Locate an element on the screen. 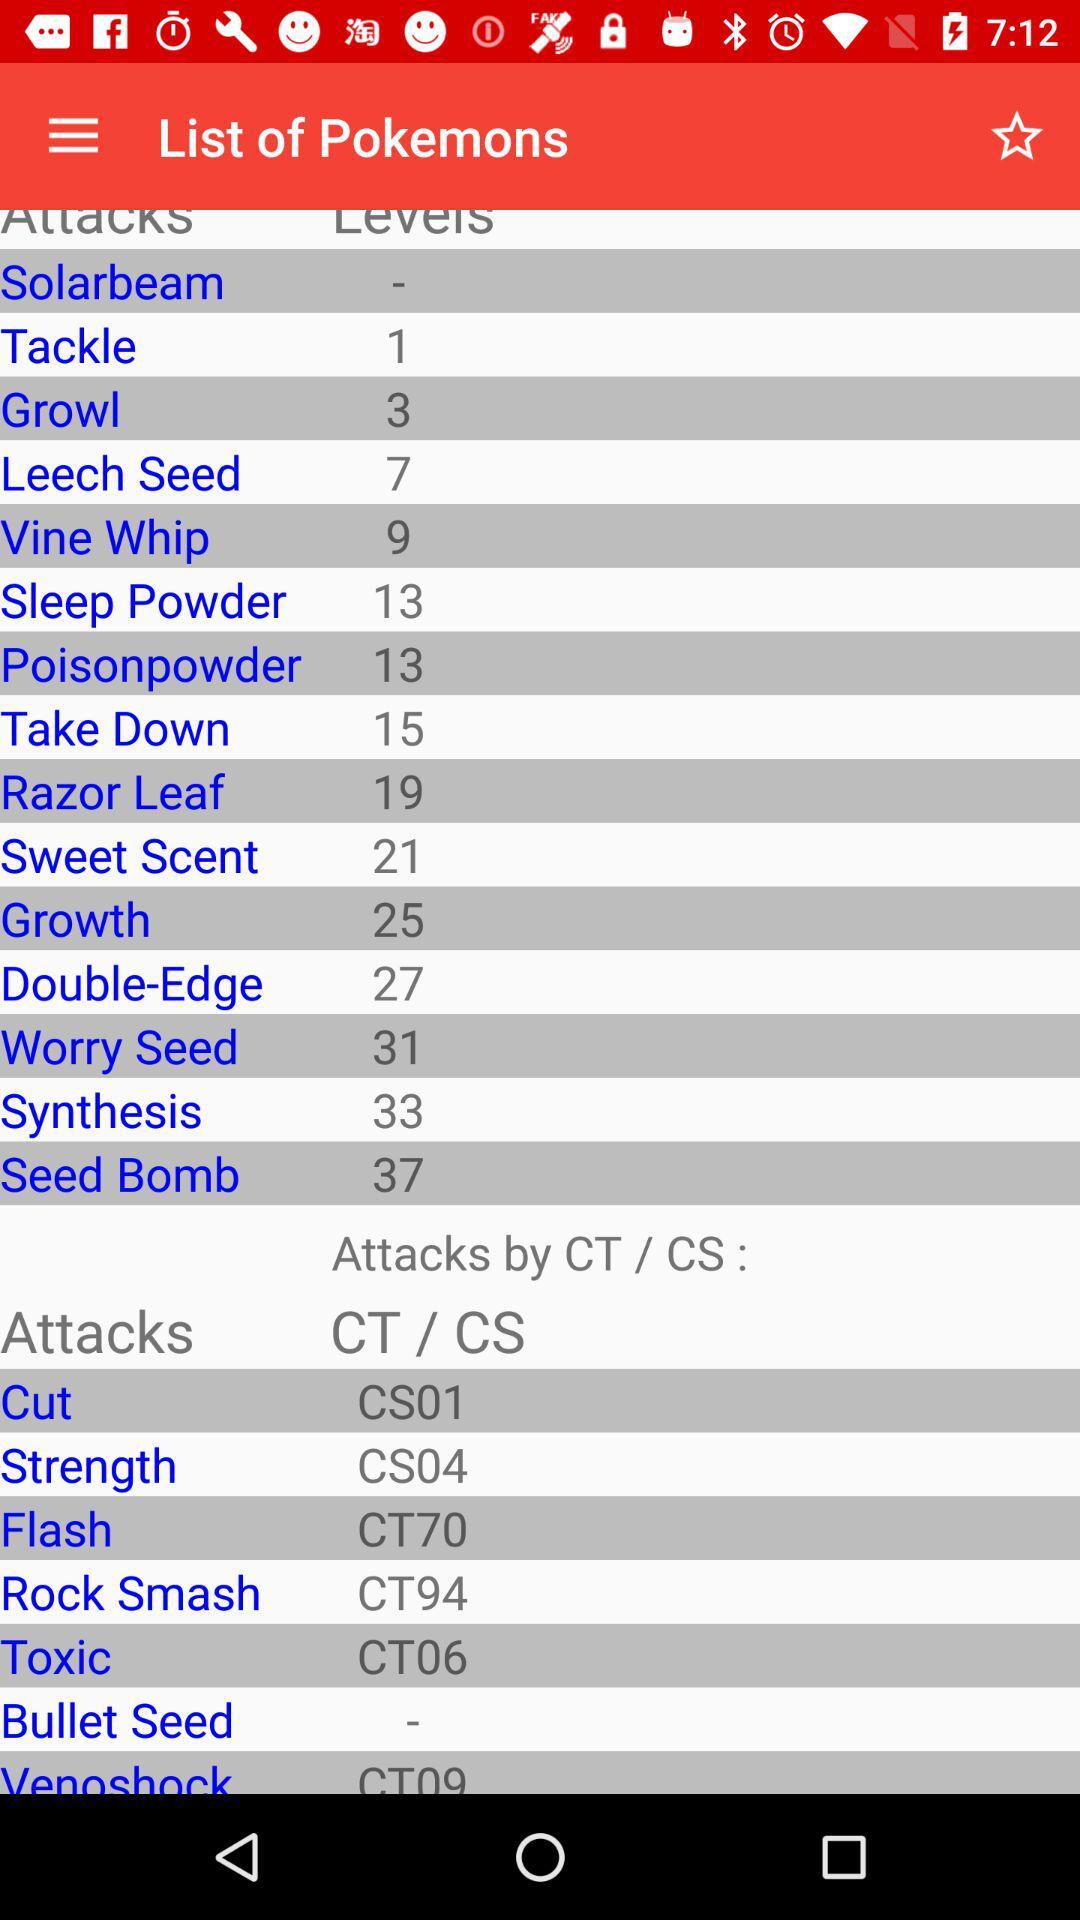 This screenshot has width=1080, height=1920. the app below vine whip icon is located at coordinates (149, 598).